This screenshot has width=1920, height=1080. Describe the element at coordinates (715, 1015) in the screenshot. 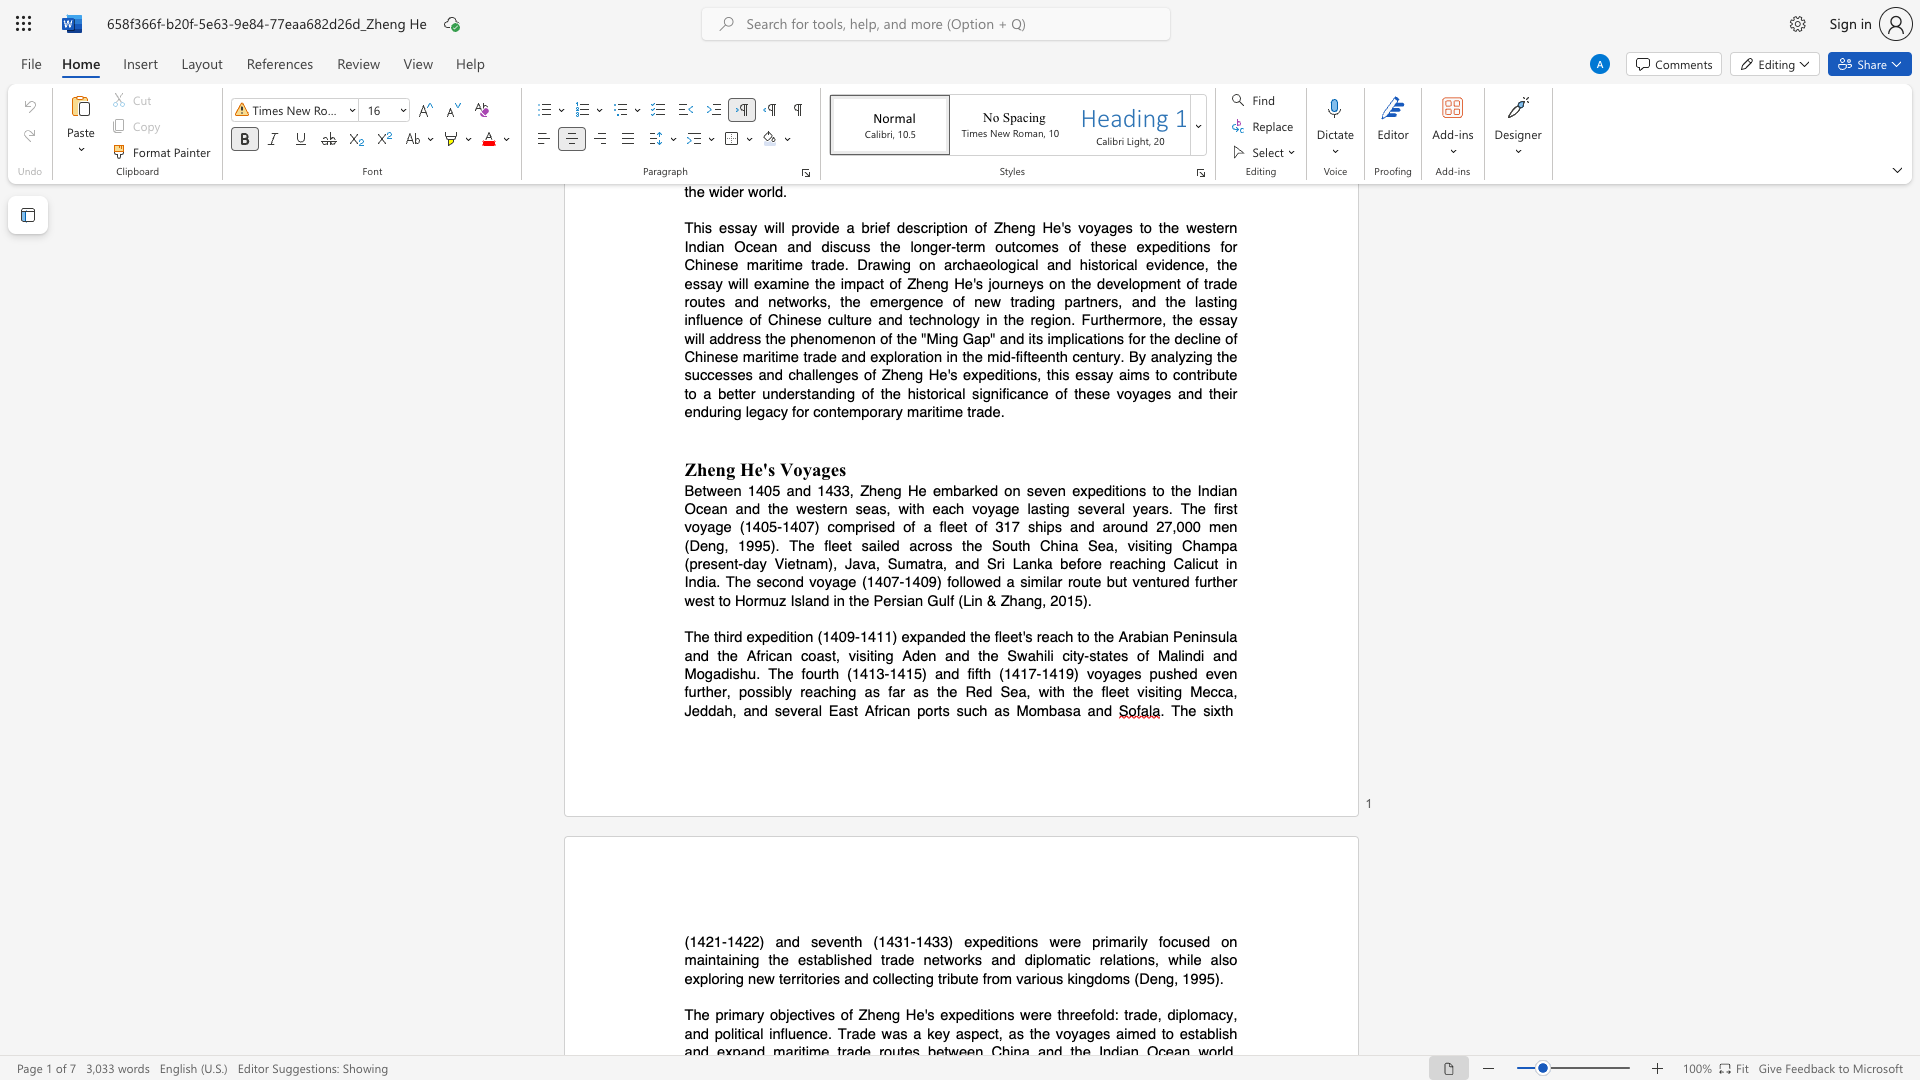

I see `the subset text "prim" within the text "The primary"` at that location.